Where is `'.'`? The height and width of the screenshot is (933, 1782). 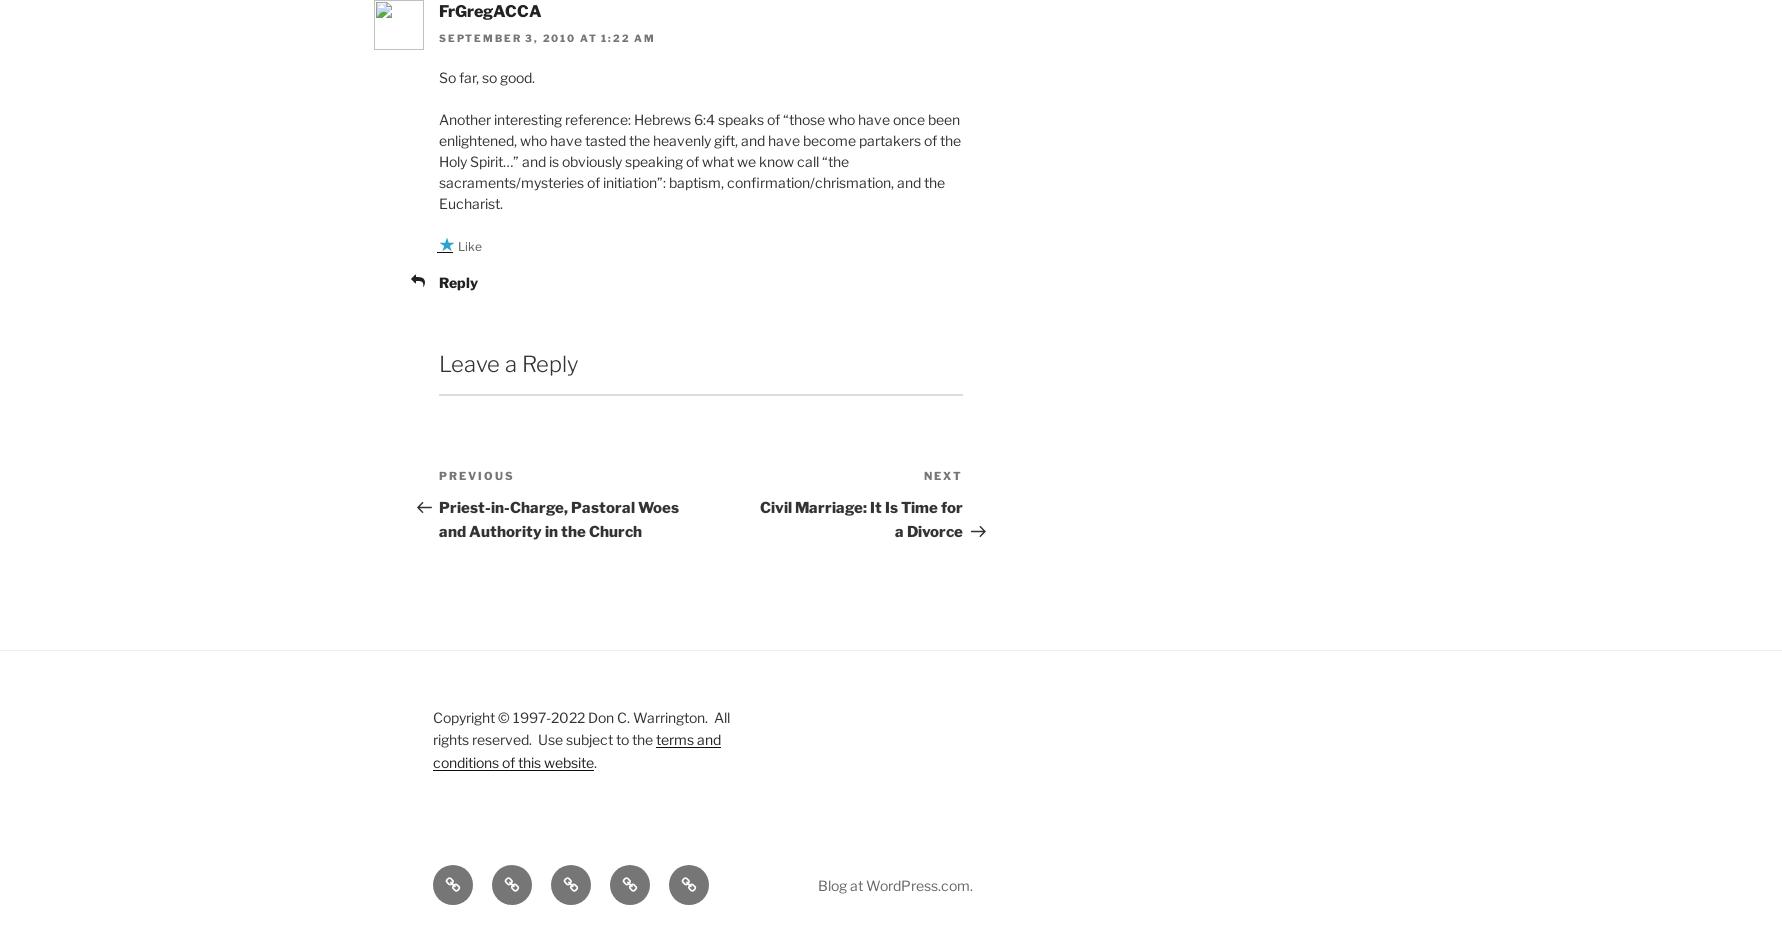 '.' is located at coordinates (595, 760).